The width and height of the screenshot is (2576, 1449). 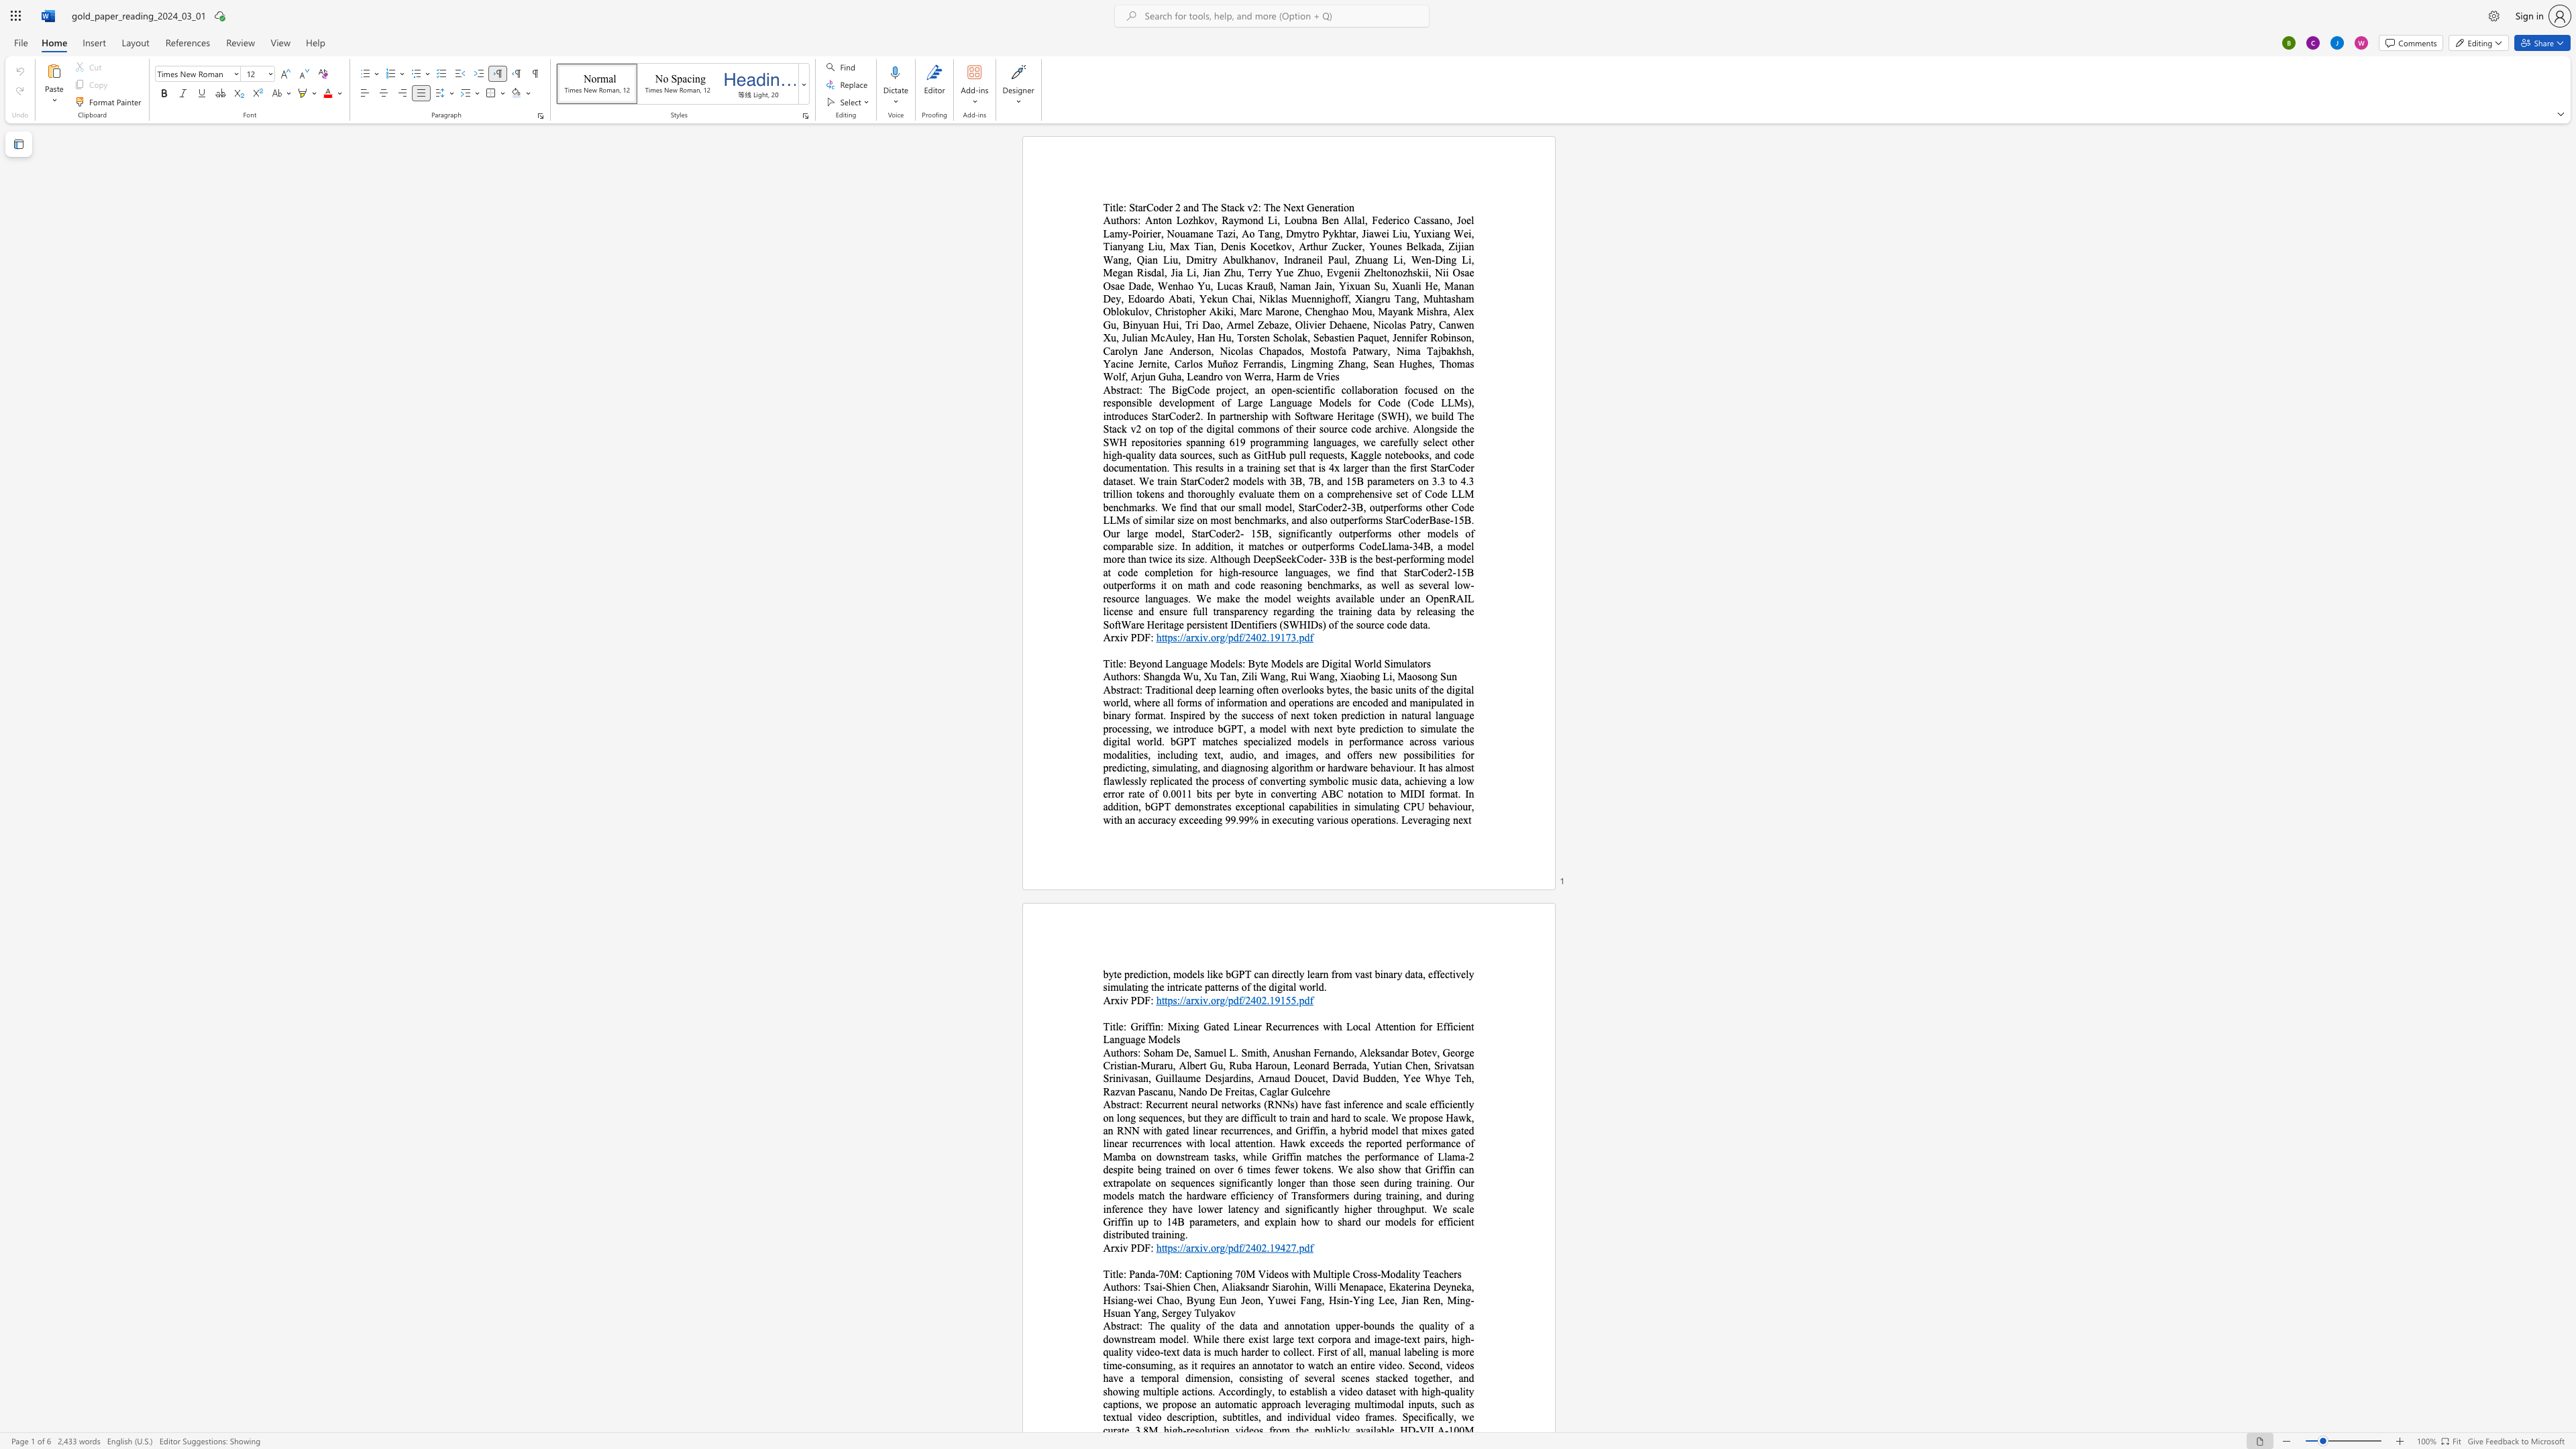 What do you see at coordinates (1107, 1248) in the screenshot?
I see `the 1th character "A" in the text` at bounding box center [1107, 1248].